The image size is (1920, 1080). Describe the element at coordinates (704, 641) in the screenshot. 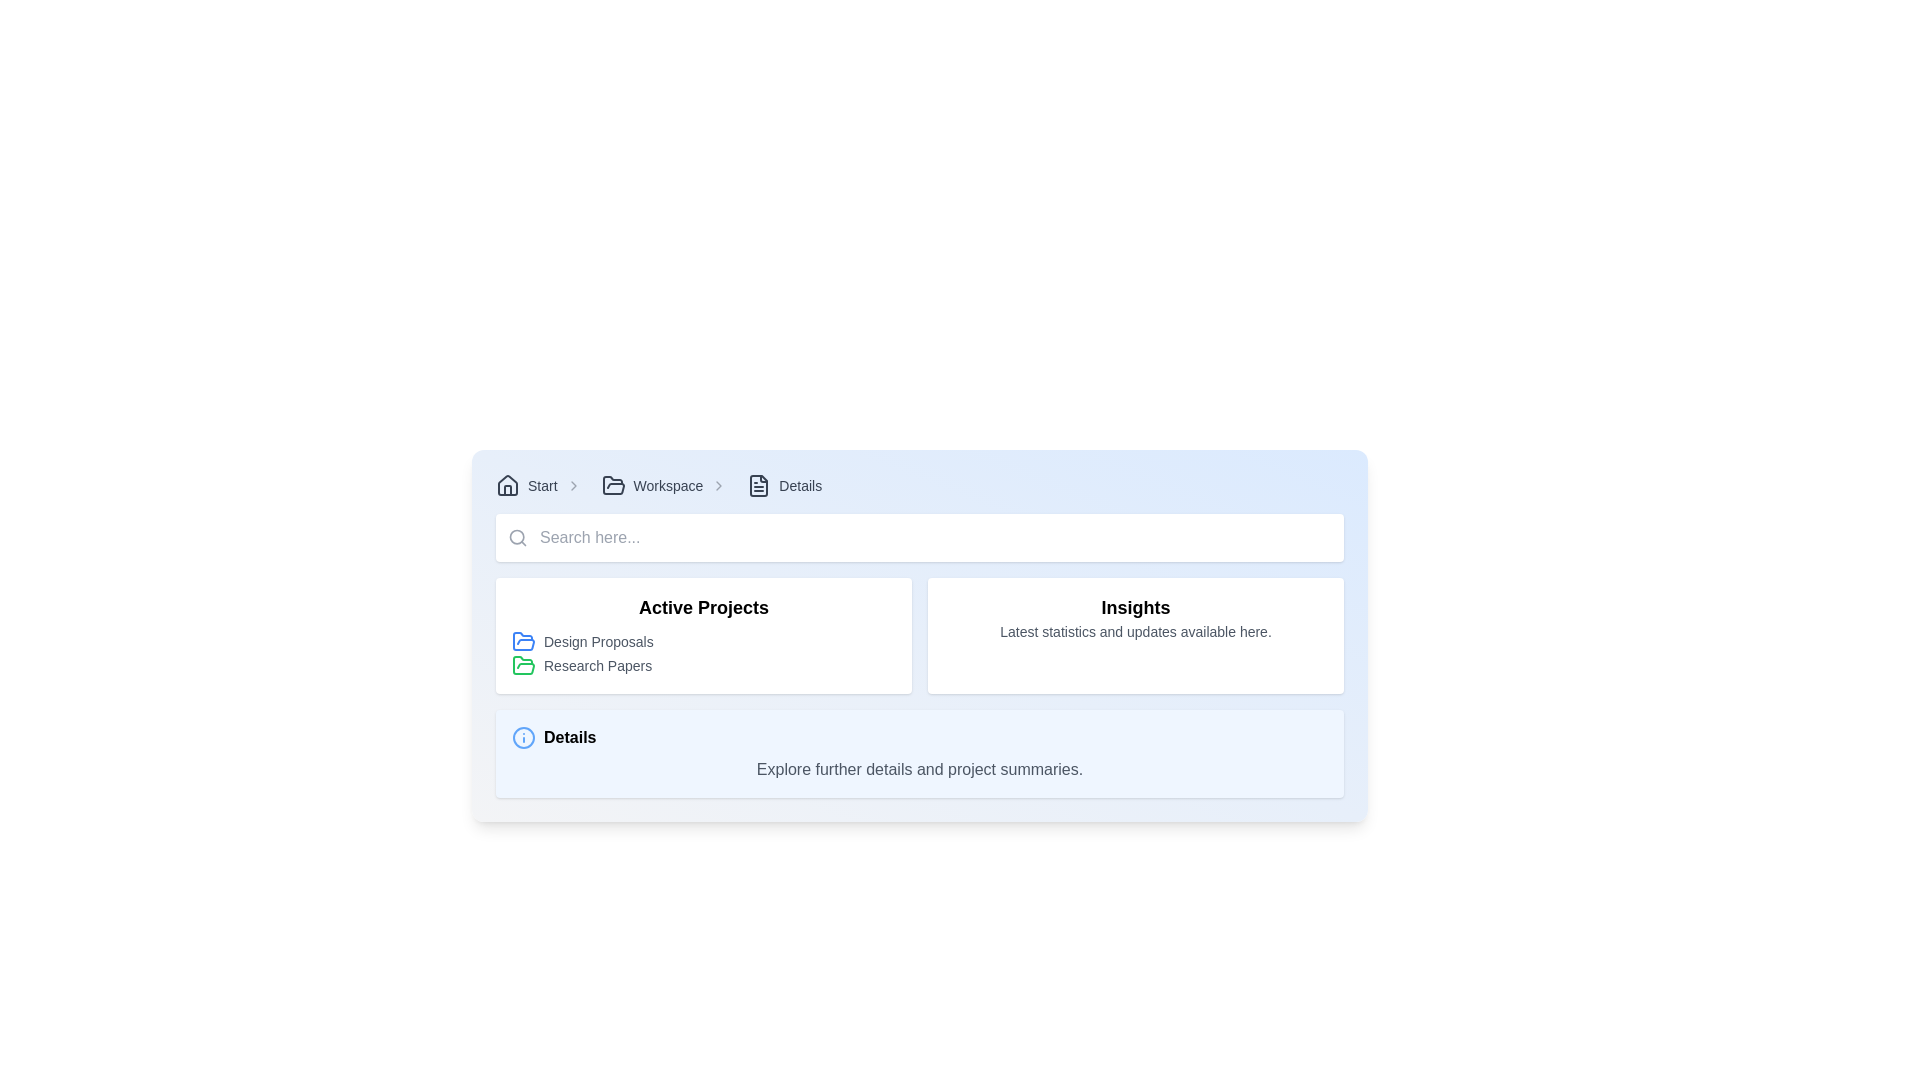

I see `the first item in the 'Active Projects' list, labeled 'Design Proposals', to allow for interaction or selection` at that location.